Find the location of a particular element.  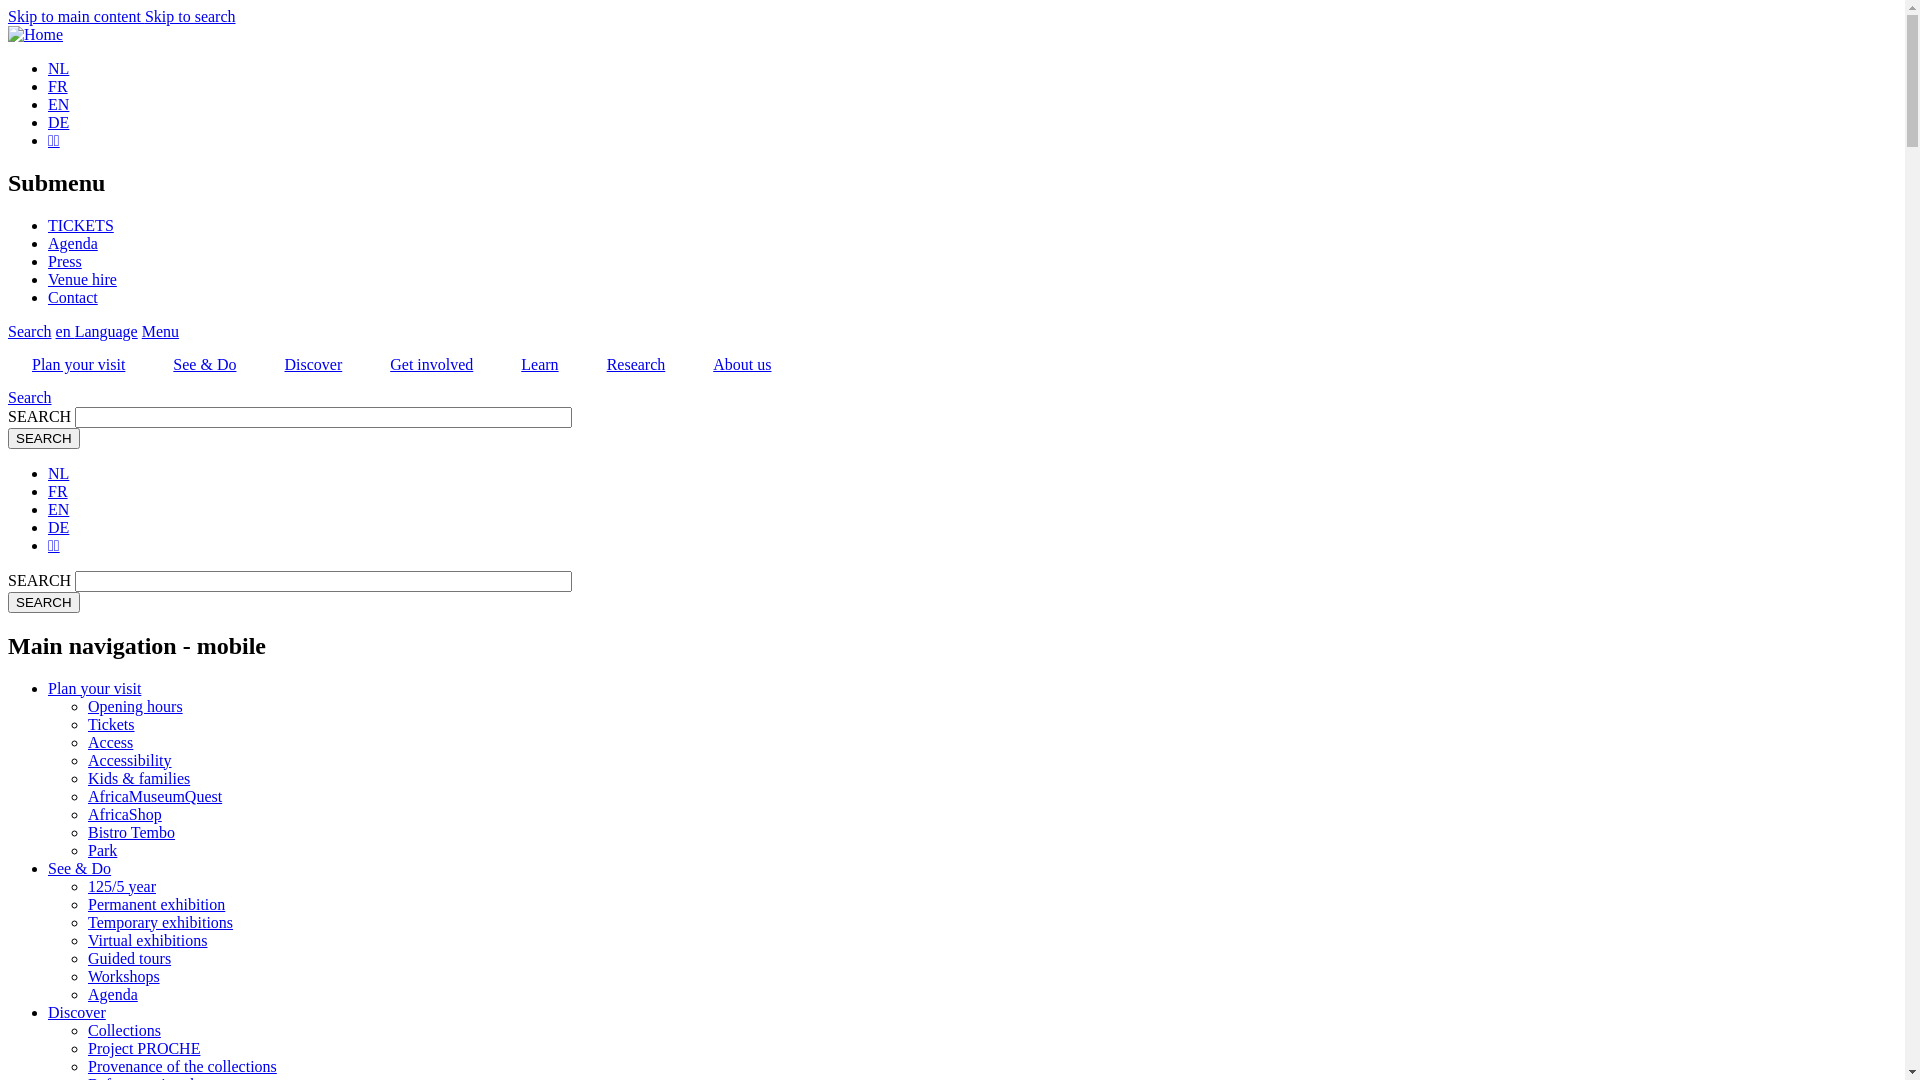

'Kids & families' is located at coordinates (86, 777).